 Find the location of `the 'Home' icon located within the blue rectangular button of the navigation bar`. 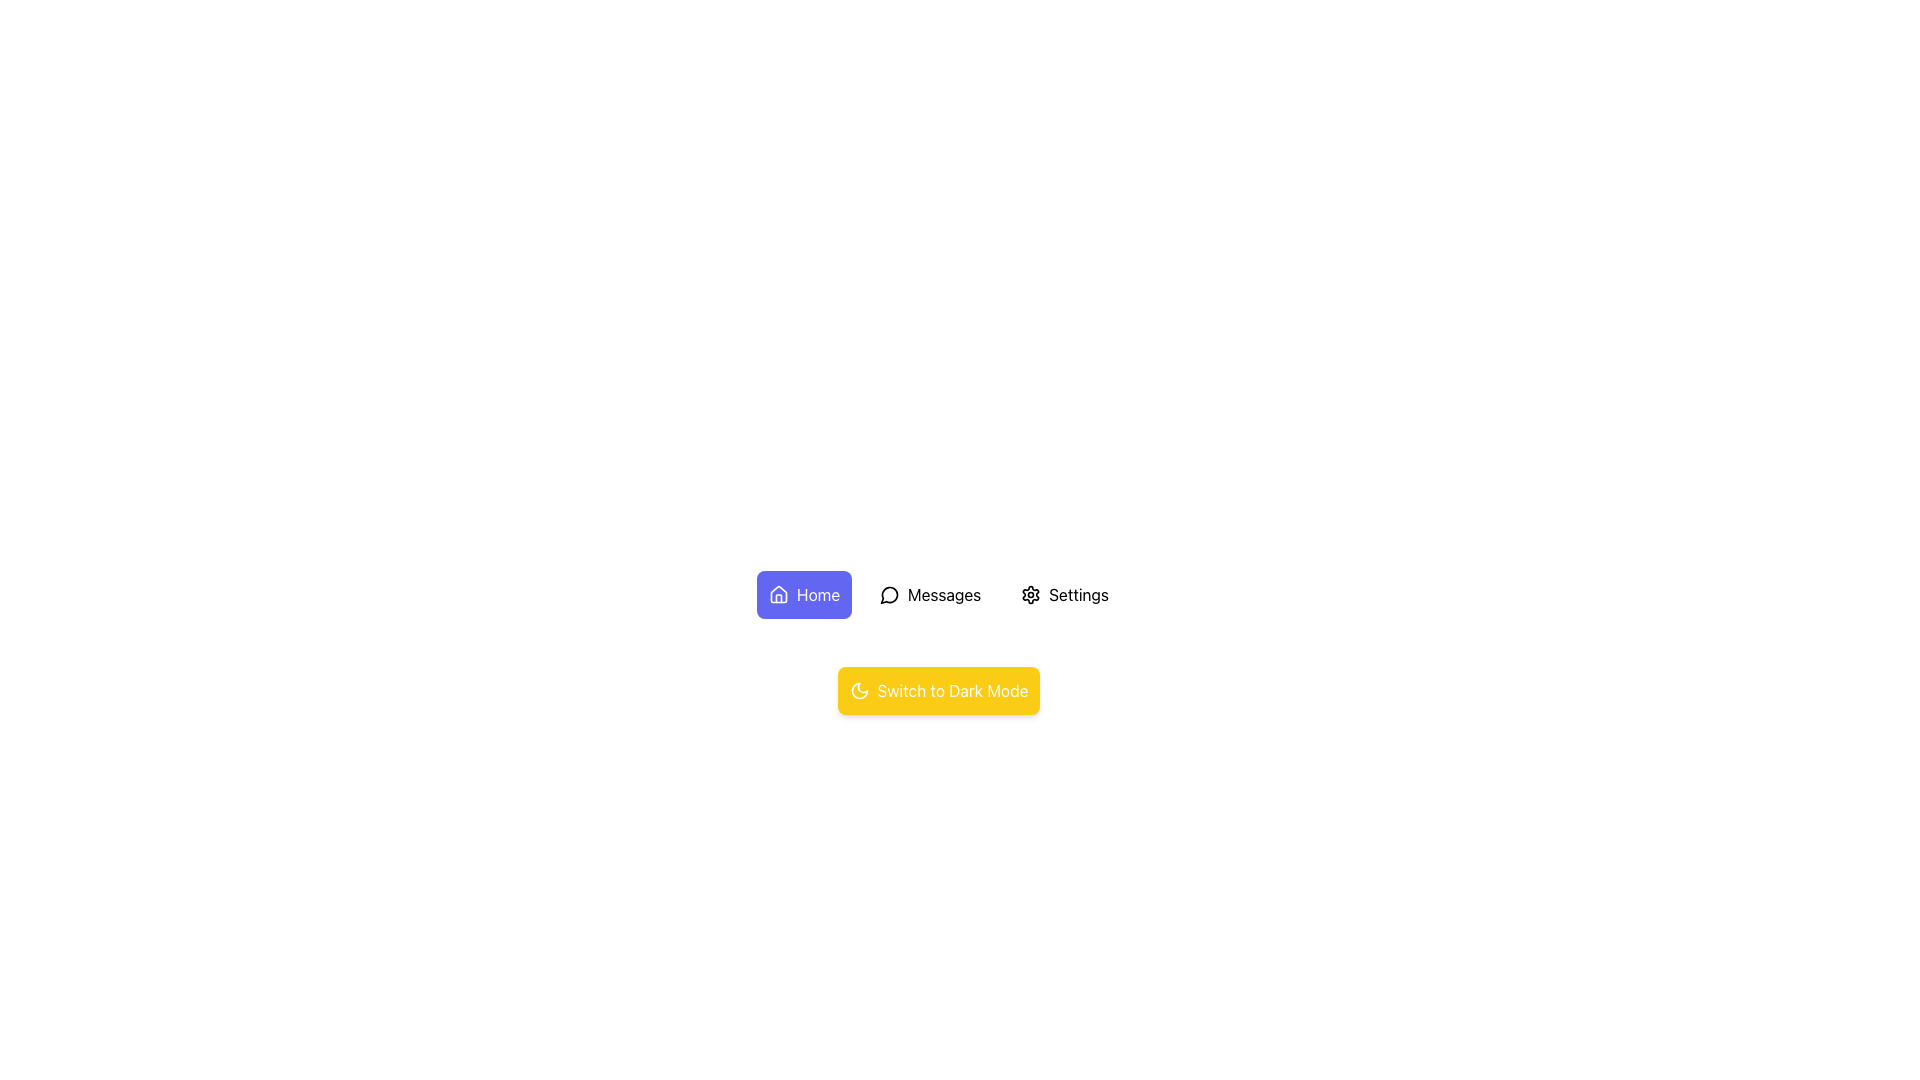

the 'Home' icon located within the blue rectangular button of the navigation bar is located at coordinates (777, 593).